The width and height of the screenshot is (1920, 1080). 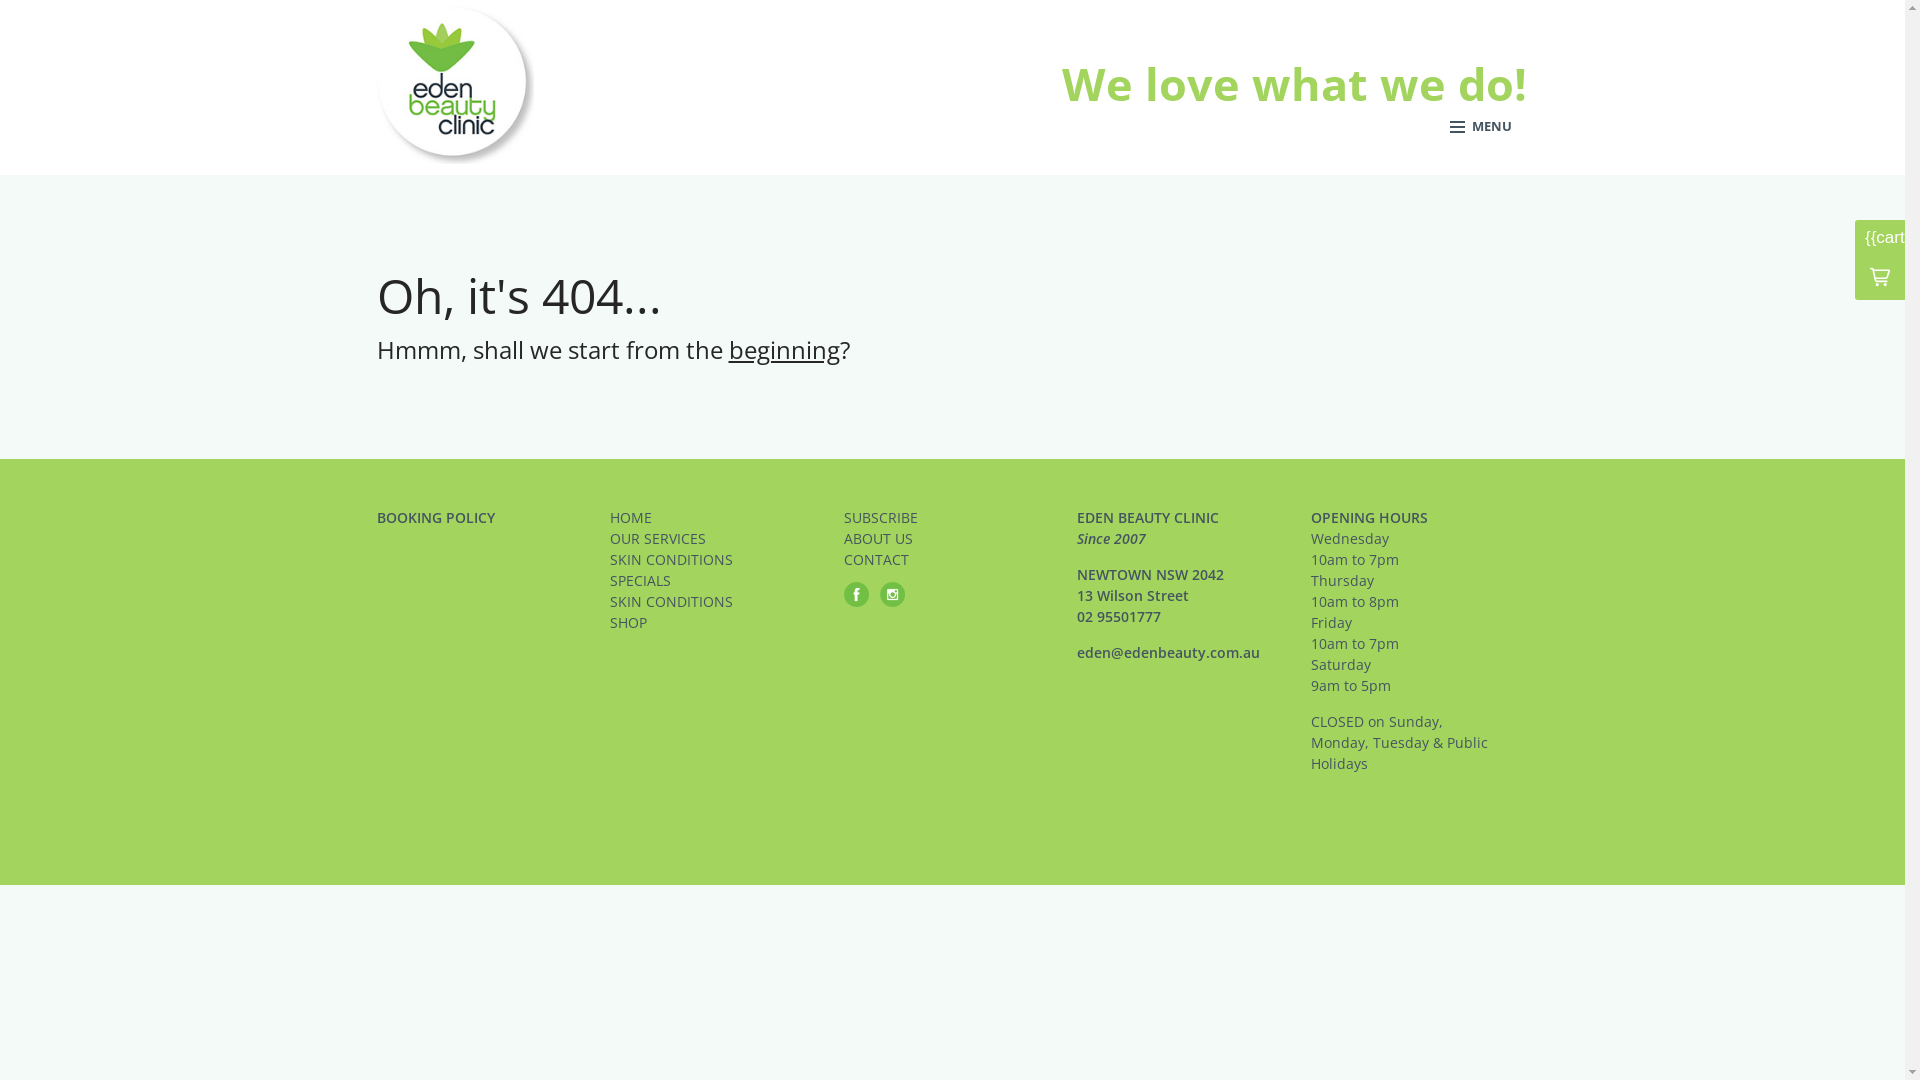 What do you see at coordinates (782, 348) in the screenshot?
I see `'beginning'` at bounding box center [782, 348].